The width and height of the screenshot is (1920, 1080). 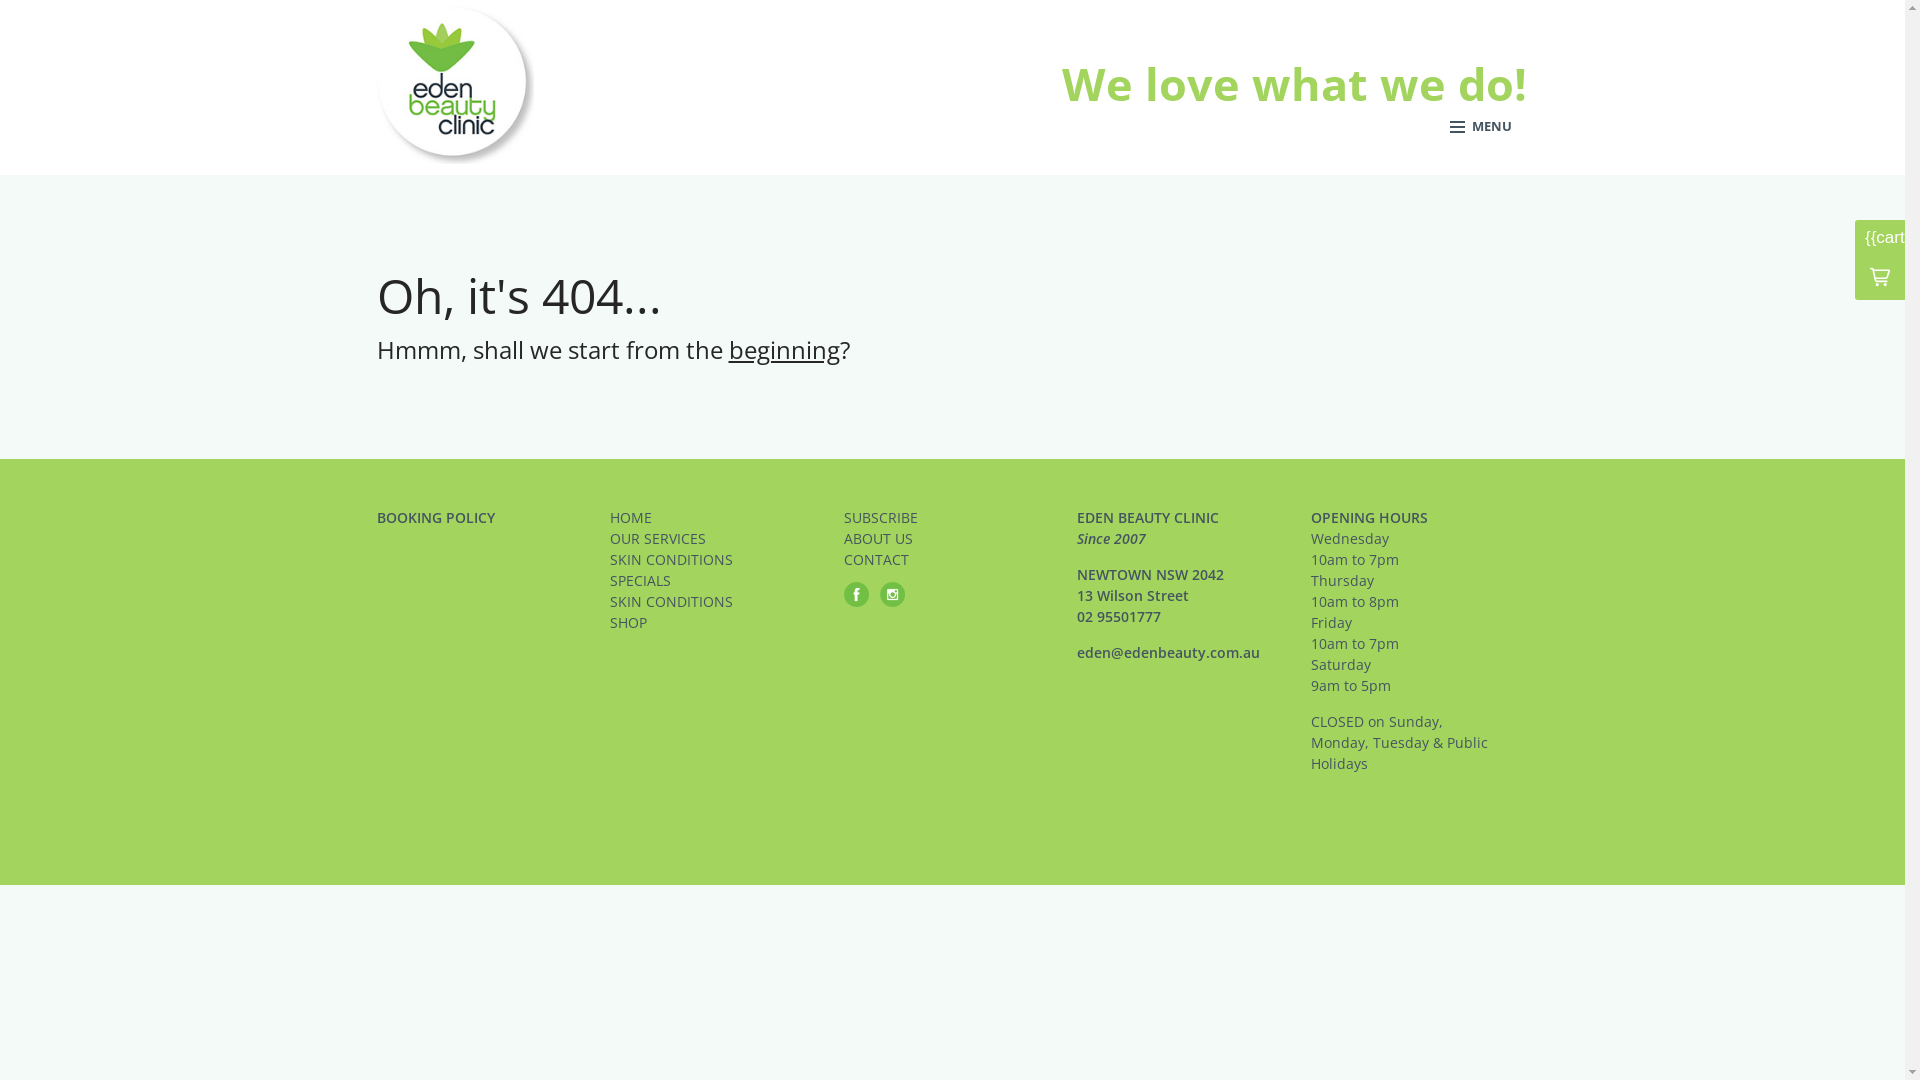 What do you see at coordinates (782, 348) in the screenshot?
I see `'beginning'` at bounding box center [782, 348].